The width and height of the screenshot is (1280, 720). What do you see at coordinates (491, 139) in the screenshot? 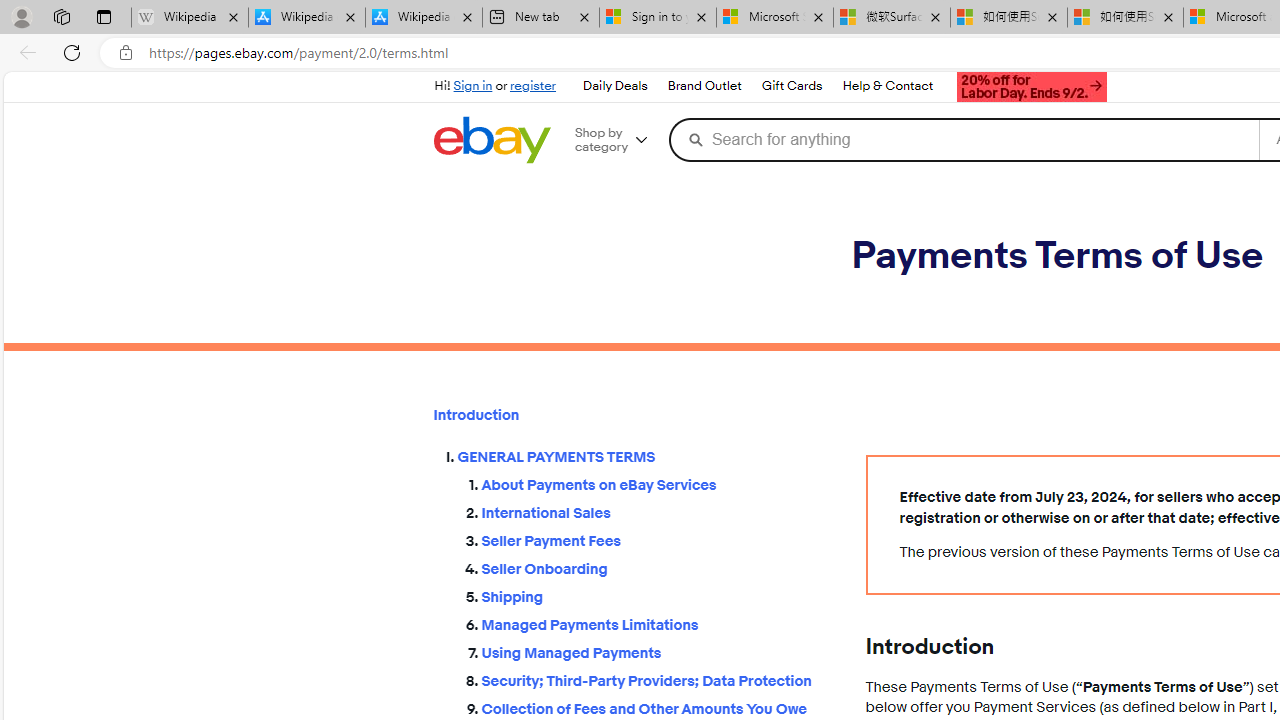
I see `'eBay Home'` at bounding box center [491, 139].